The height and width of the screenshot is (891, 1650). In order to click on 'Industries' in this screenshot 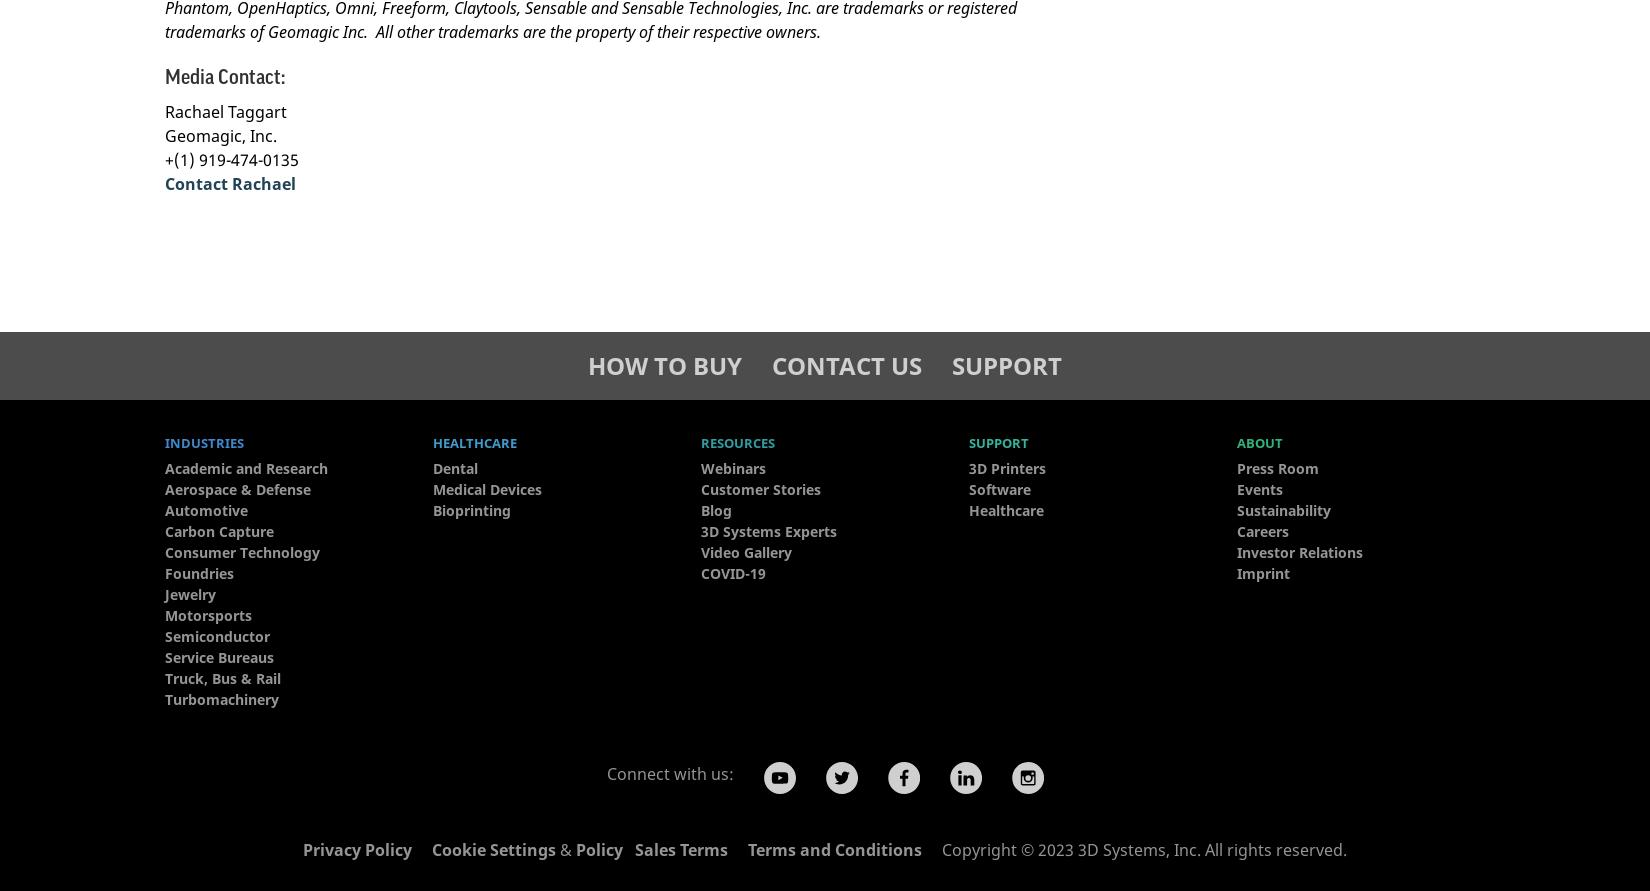, I will do `click(204, 443)`.